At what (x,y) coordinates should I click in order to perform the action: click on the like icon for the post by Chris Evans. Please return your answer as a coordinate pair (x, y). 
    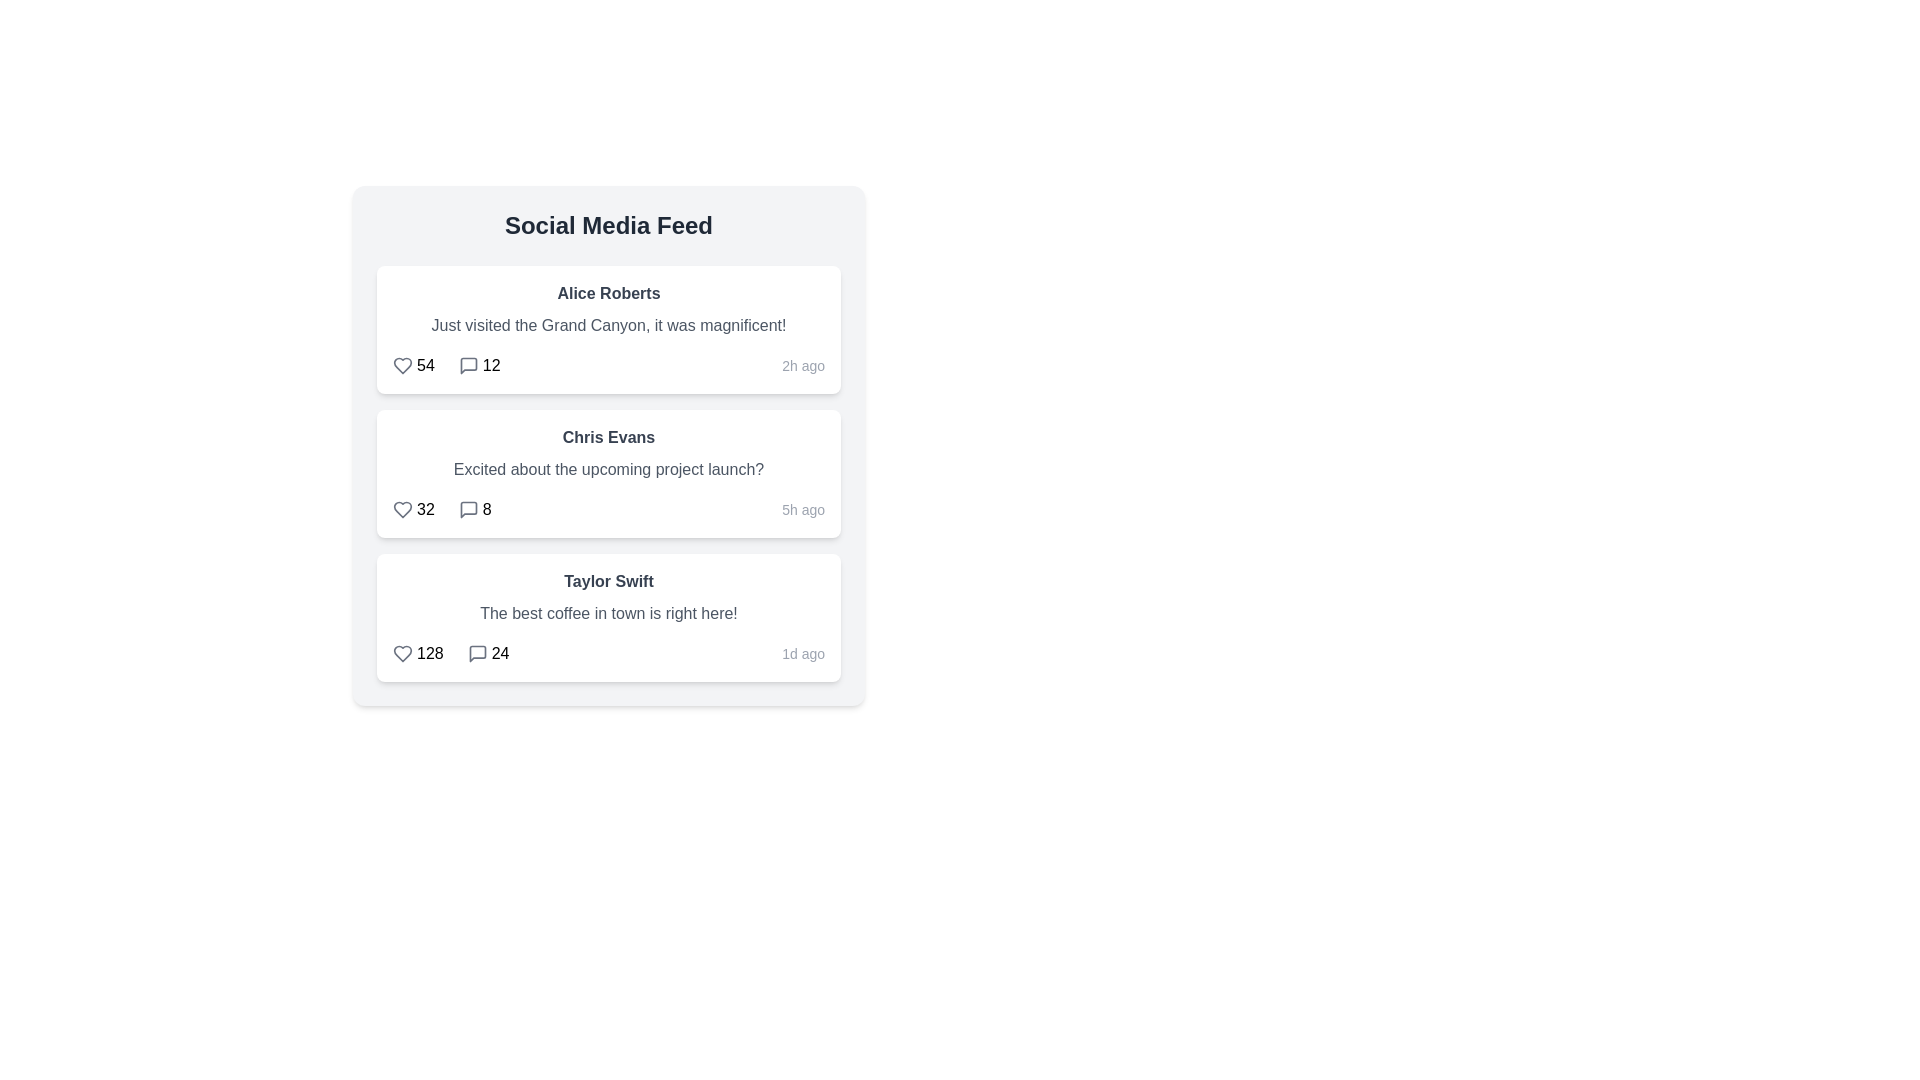
    Looking at the image, I should click on (402, 508).